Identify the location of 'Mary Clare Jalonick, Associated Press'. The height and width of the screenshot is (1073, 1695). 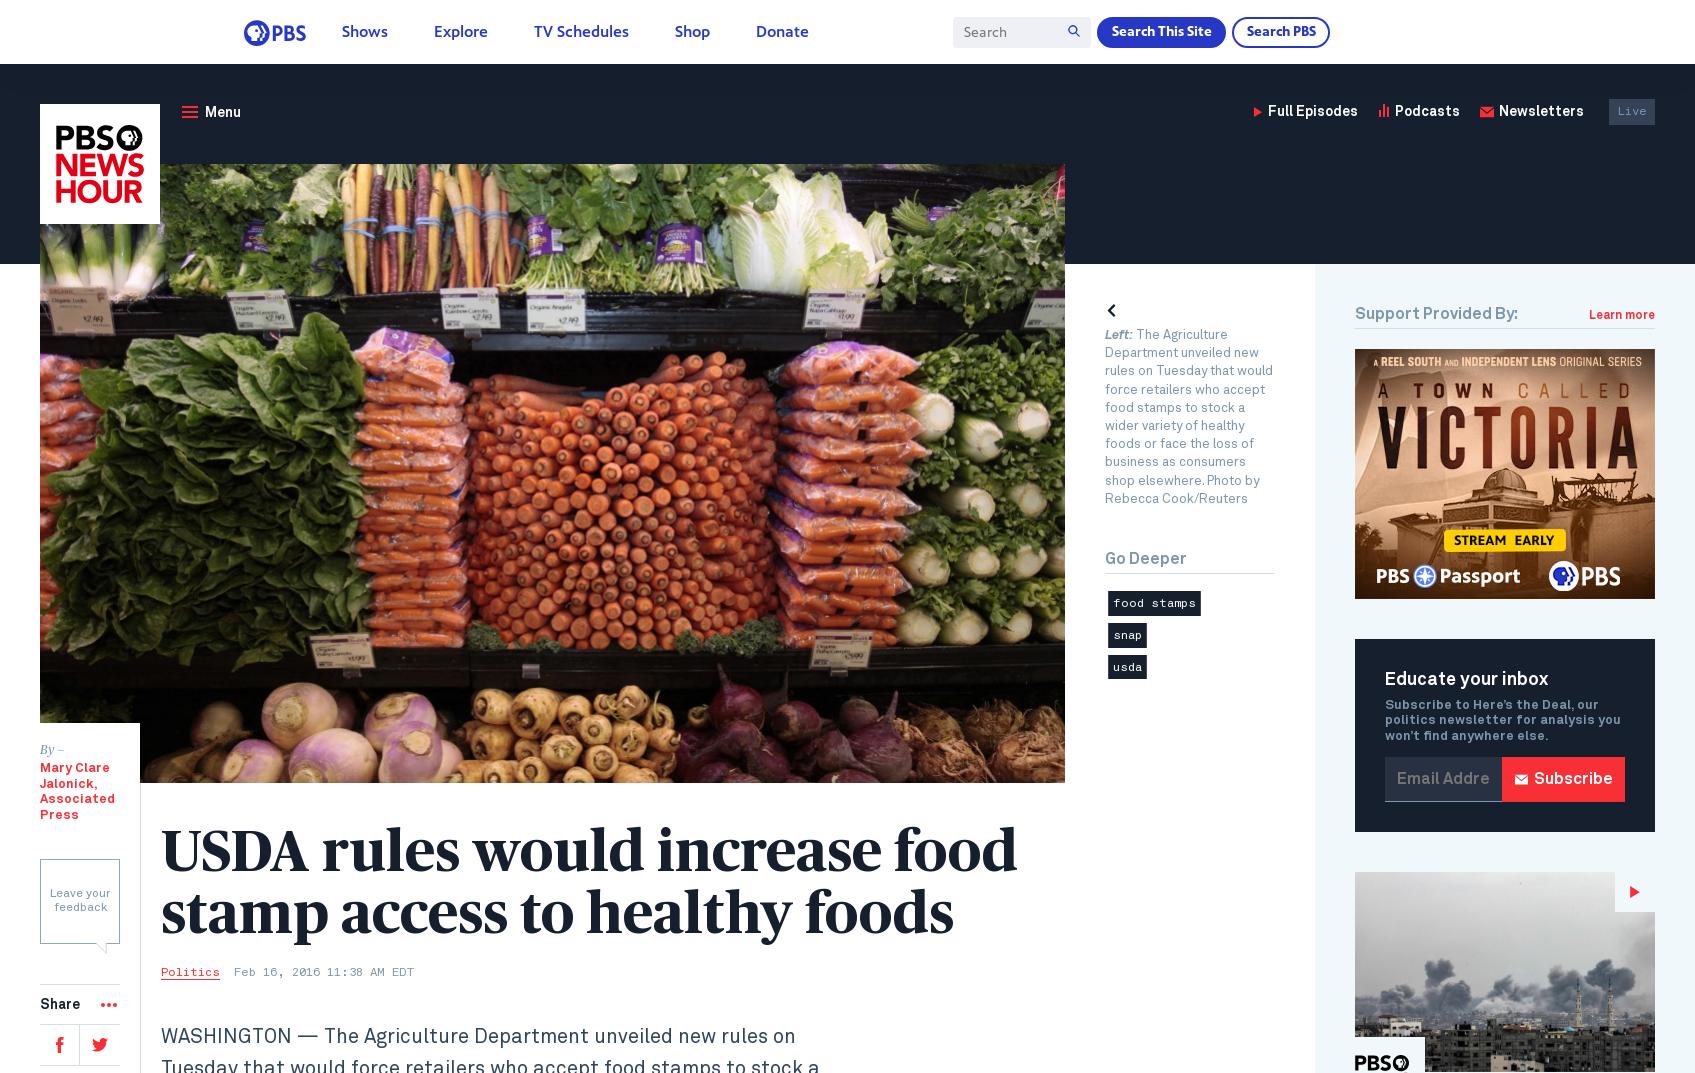
(76, 791).